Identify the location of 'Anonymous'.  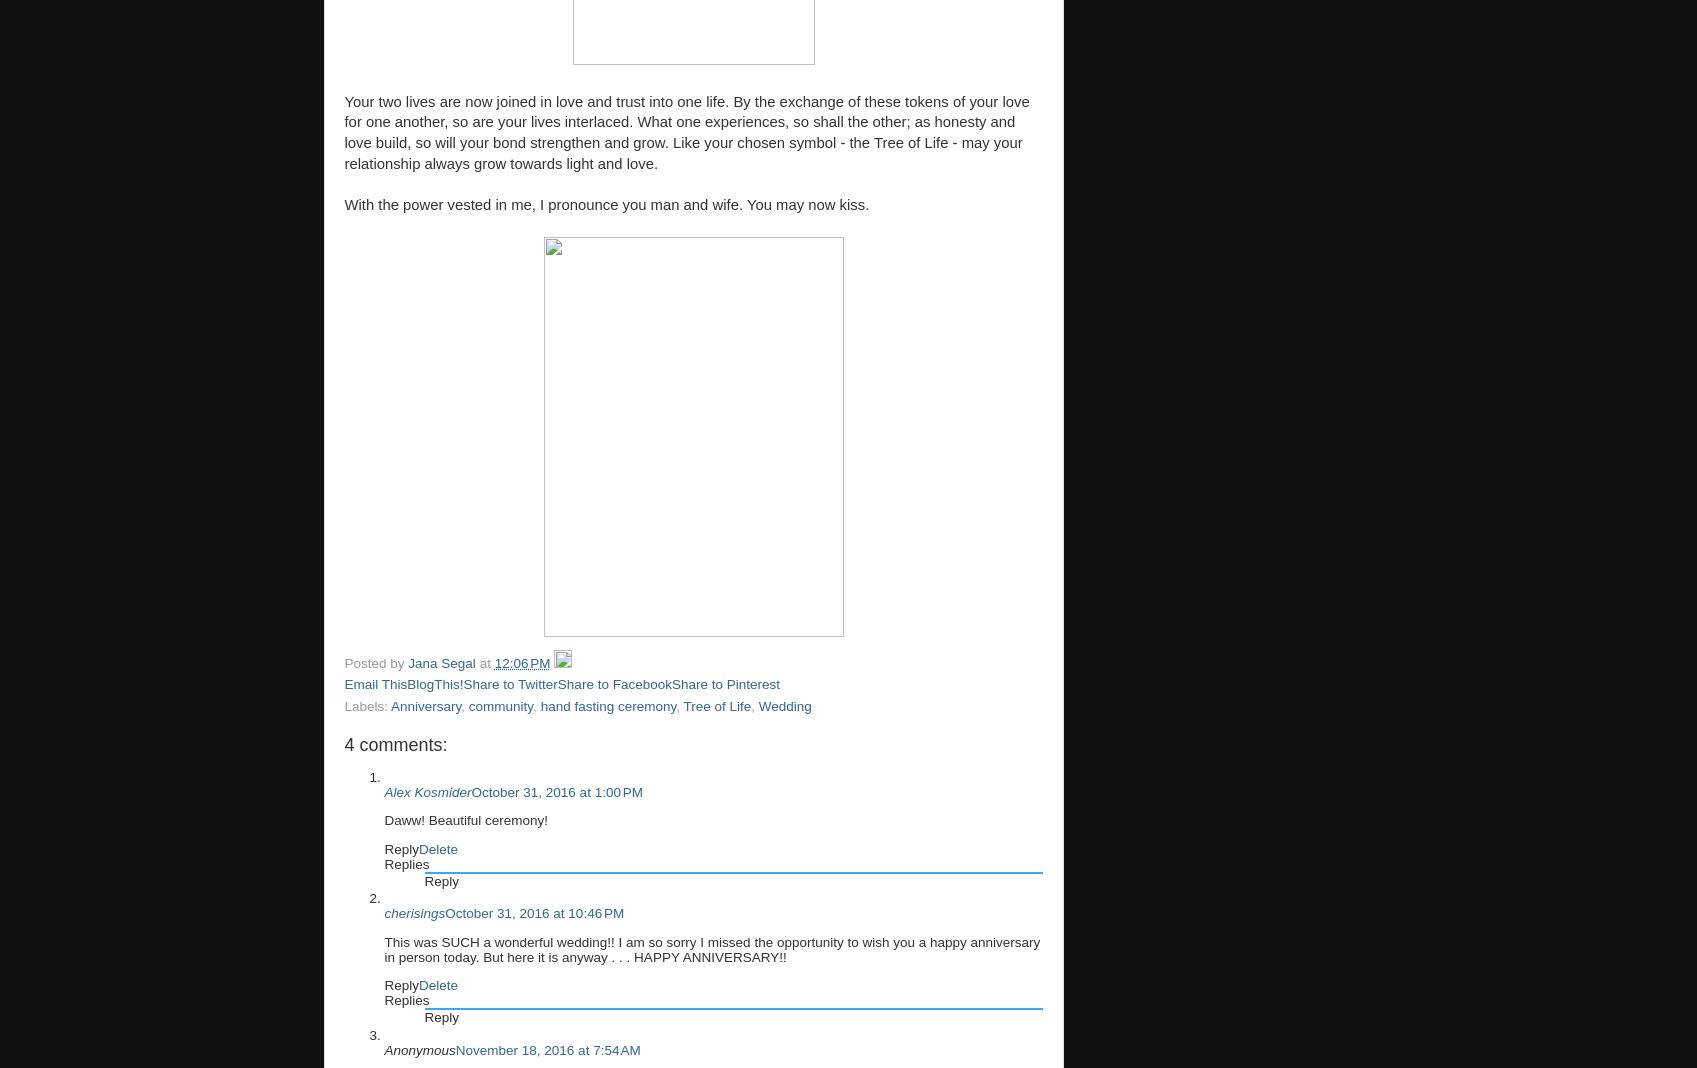
(418, 1050).